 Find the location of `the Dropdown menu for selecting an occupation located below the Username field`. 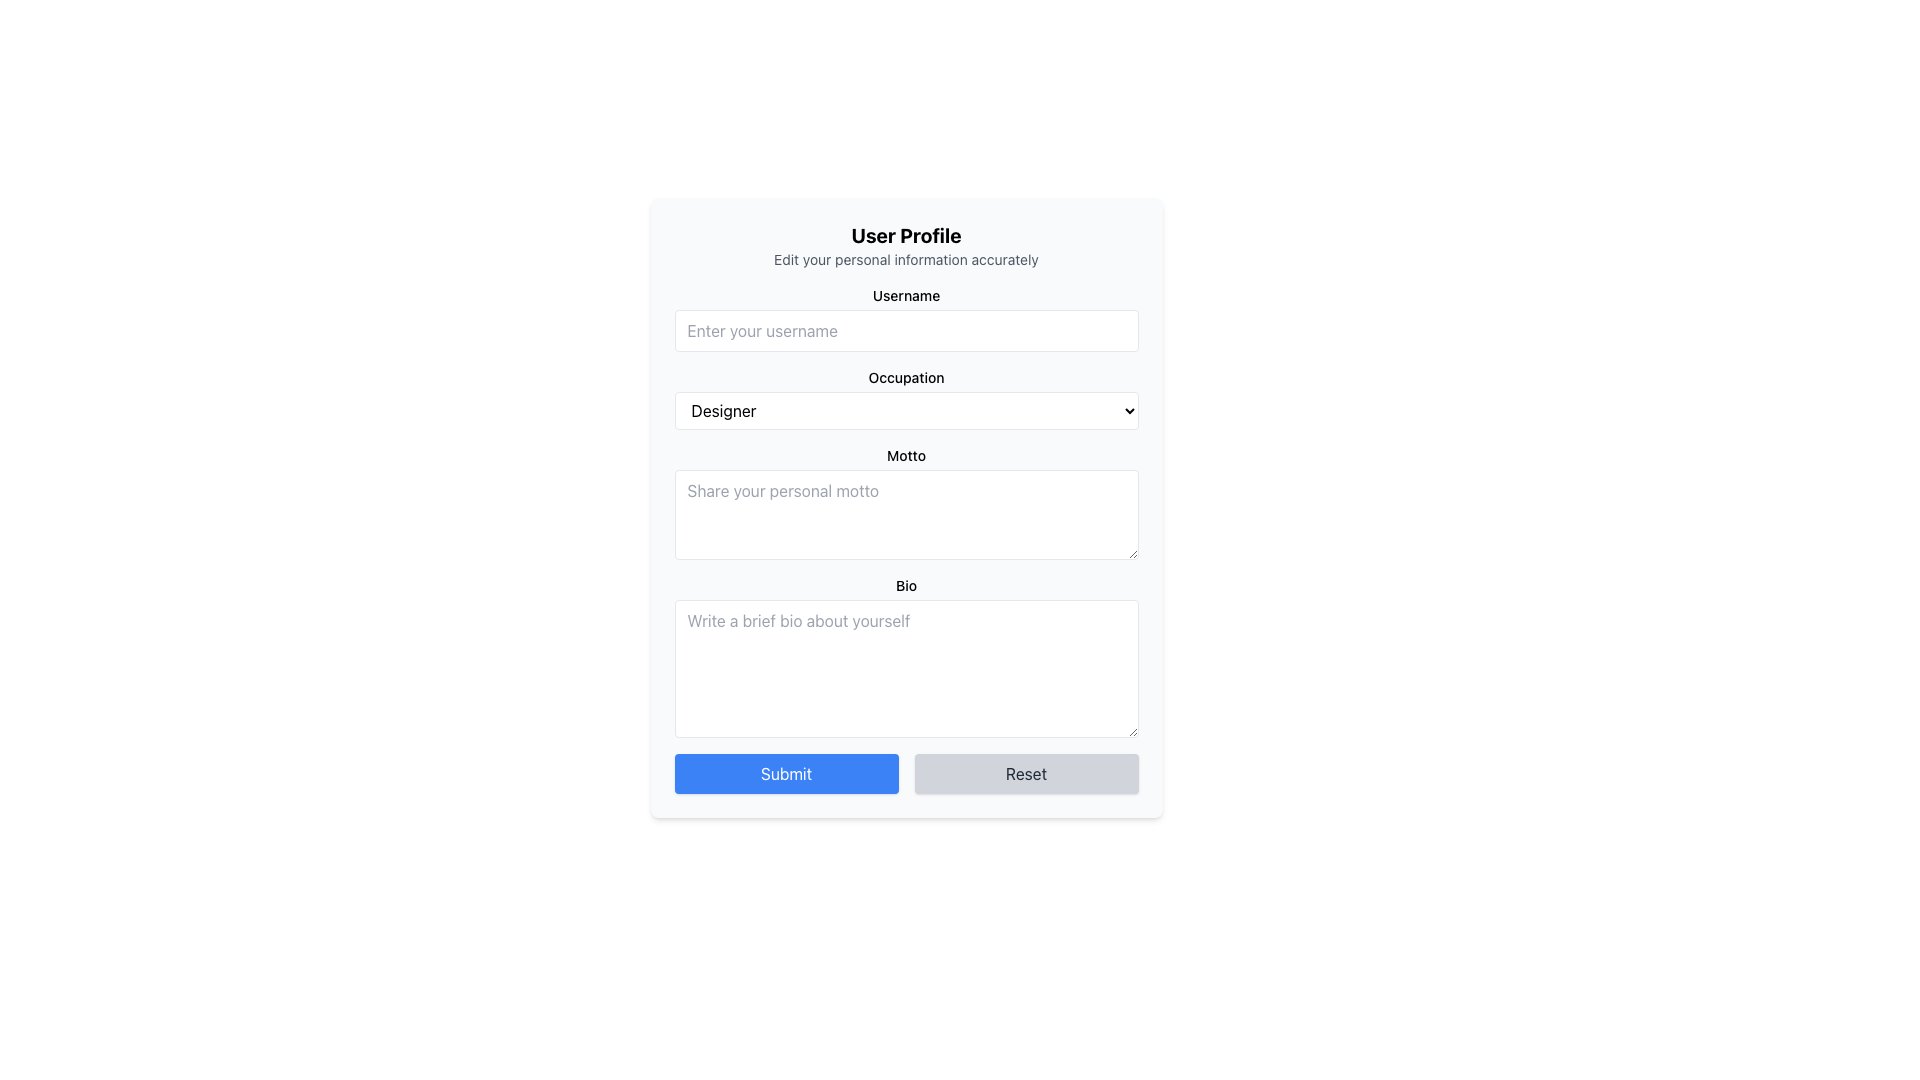

the Dropdown menu for selecting an occupation located below the Username field is located at coordinates (905, 398).